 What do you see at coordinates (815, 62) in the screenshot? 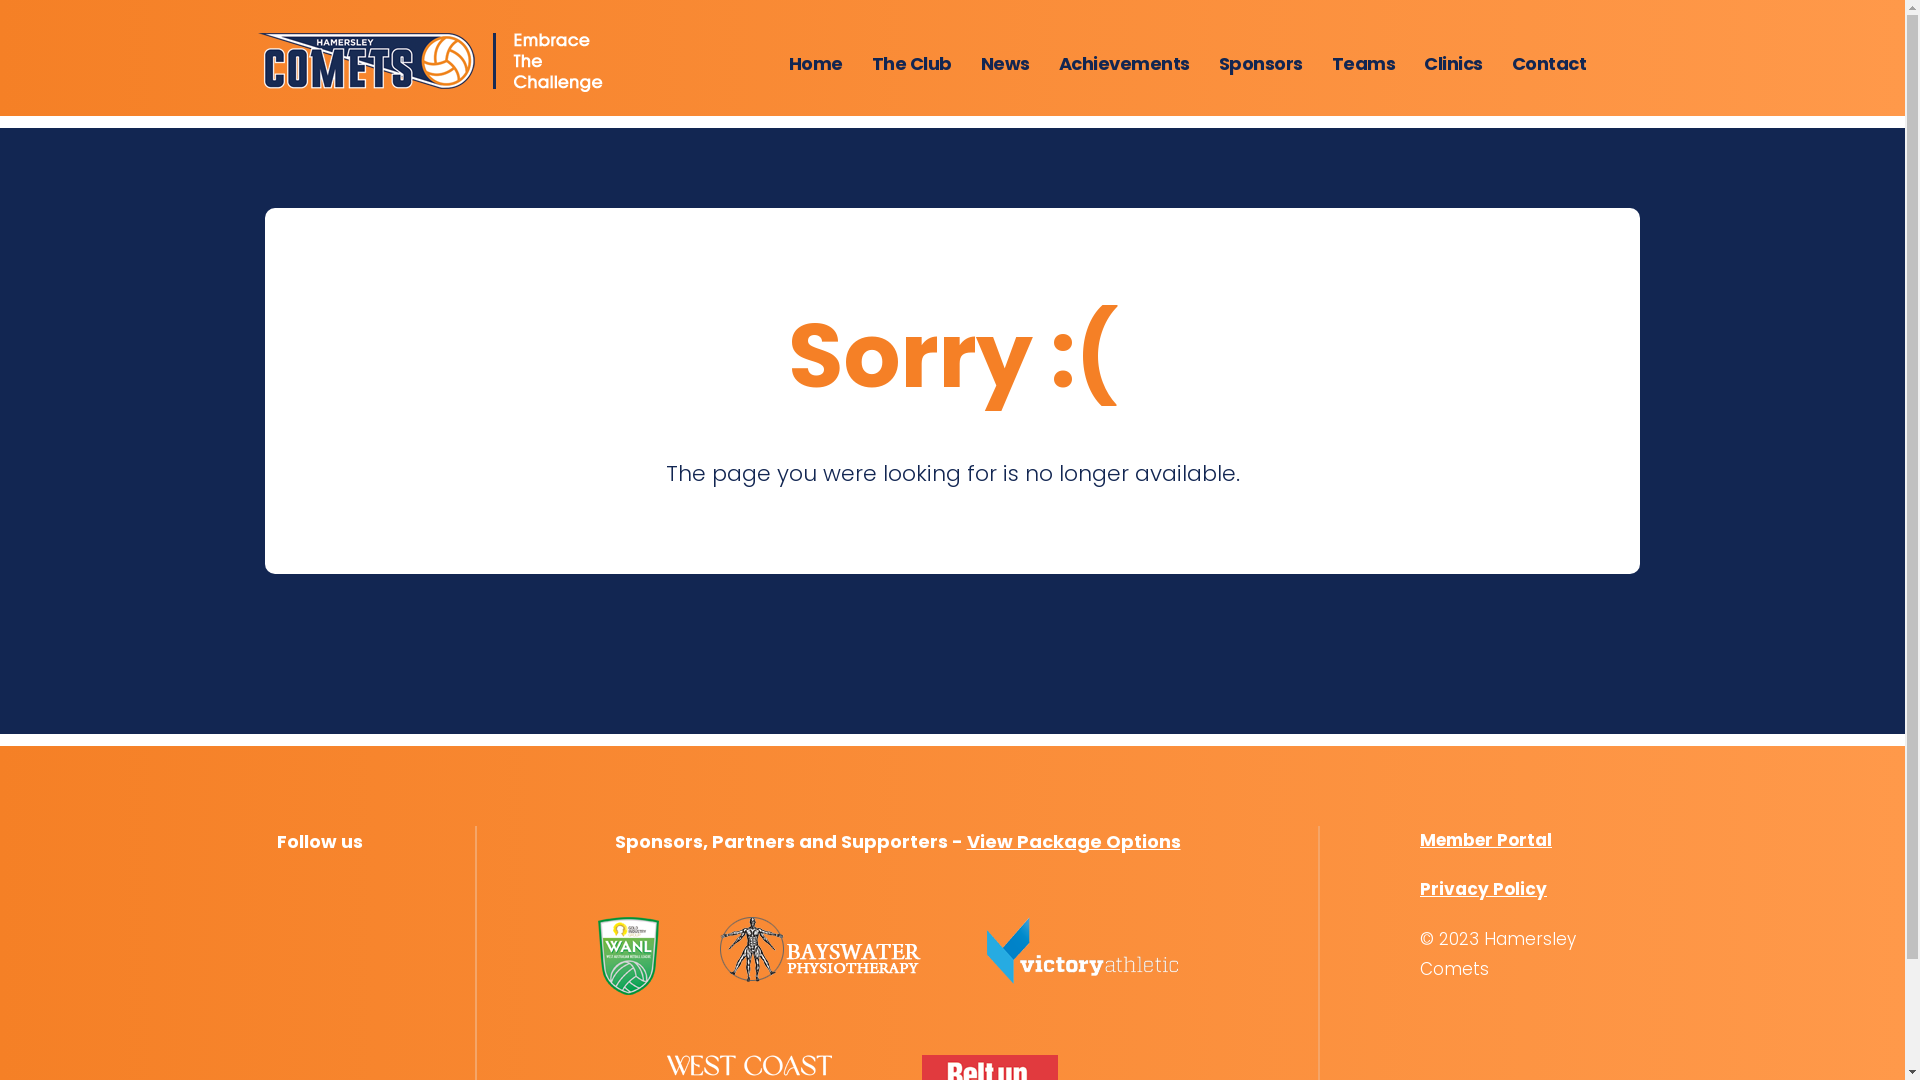
I see `'Home'` at bounding box center [815, 62].